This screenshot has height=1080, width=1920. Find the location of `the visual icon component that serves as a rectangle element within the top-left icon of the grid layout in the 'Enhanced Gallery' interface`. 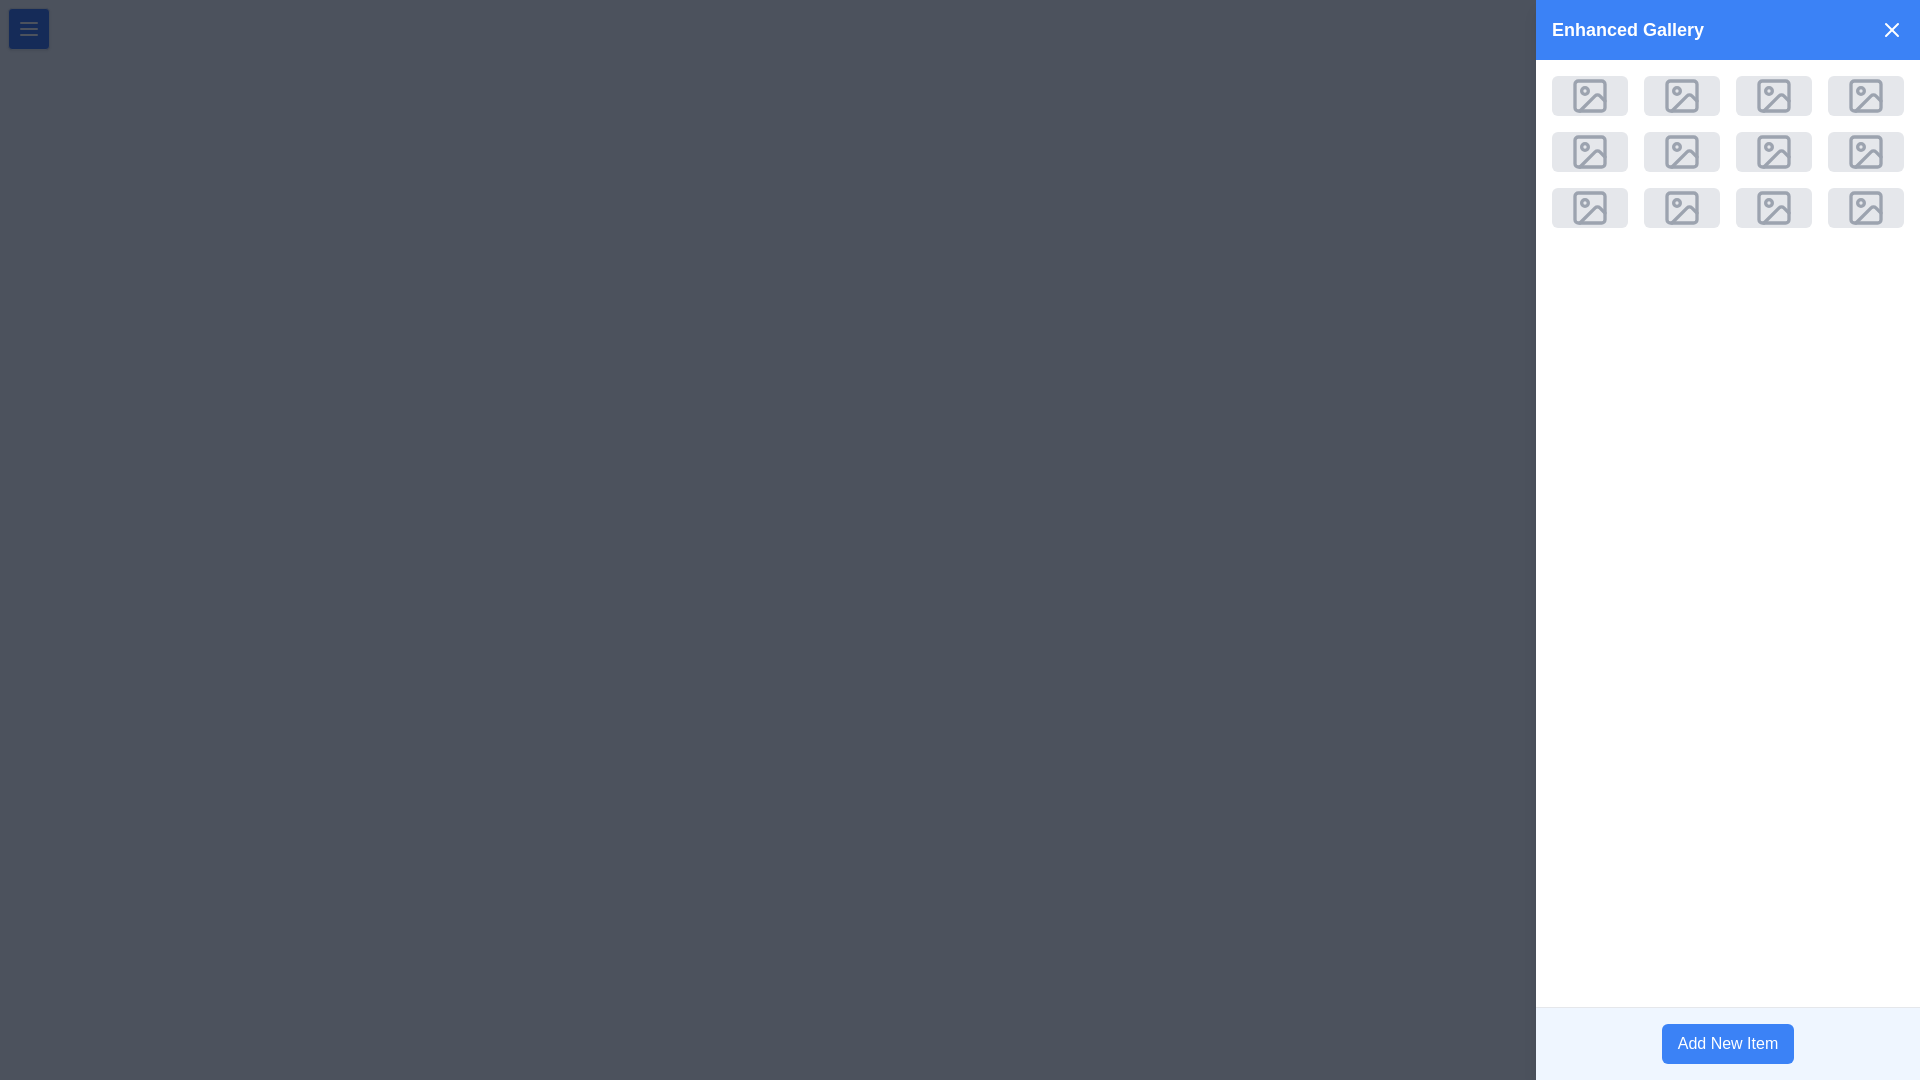

the visual icon component that serves as a rectangle element within the top-left icon of the grid layout in the 'Enhanced Gallery' interface is located at coordinates (1588, 150).